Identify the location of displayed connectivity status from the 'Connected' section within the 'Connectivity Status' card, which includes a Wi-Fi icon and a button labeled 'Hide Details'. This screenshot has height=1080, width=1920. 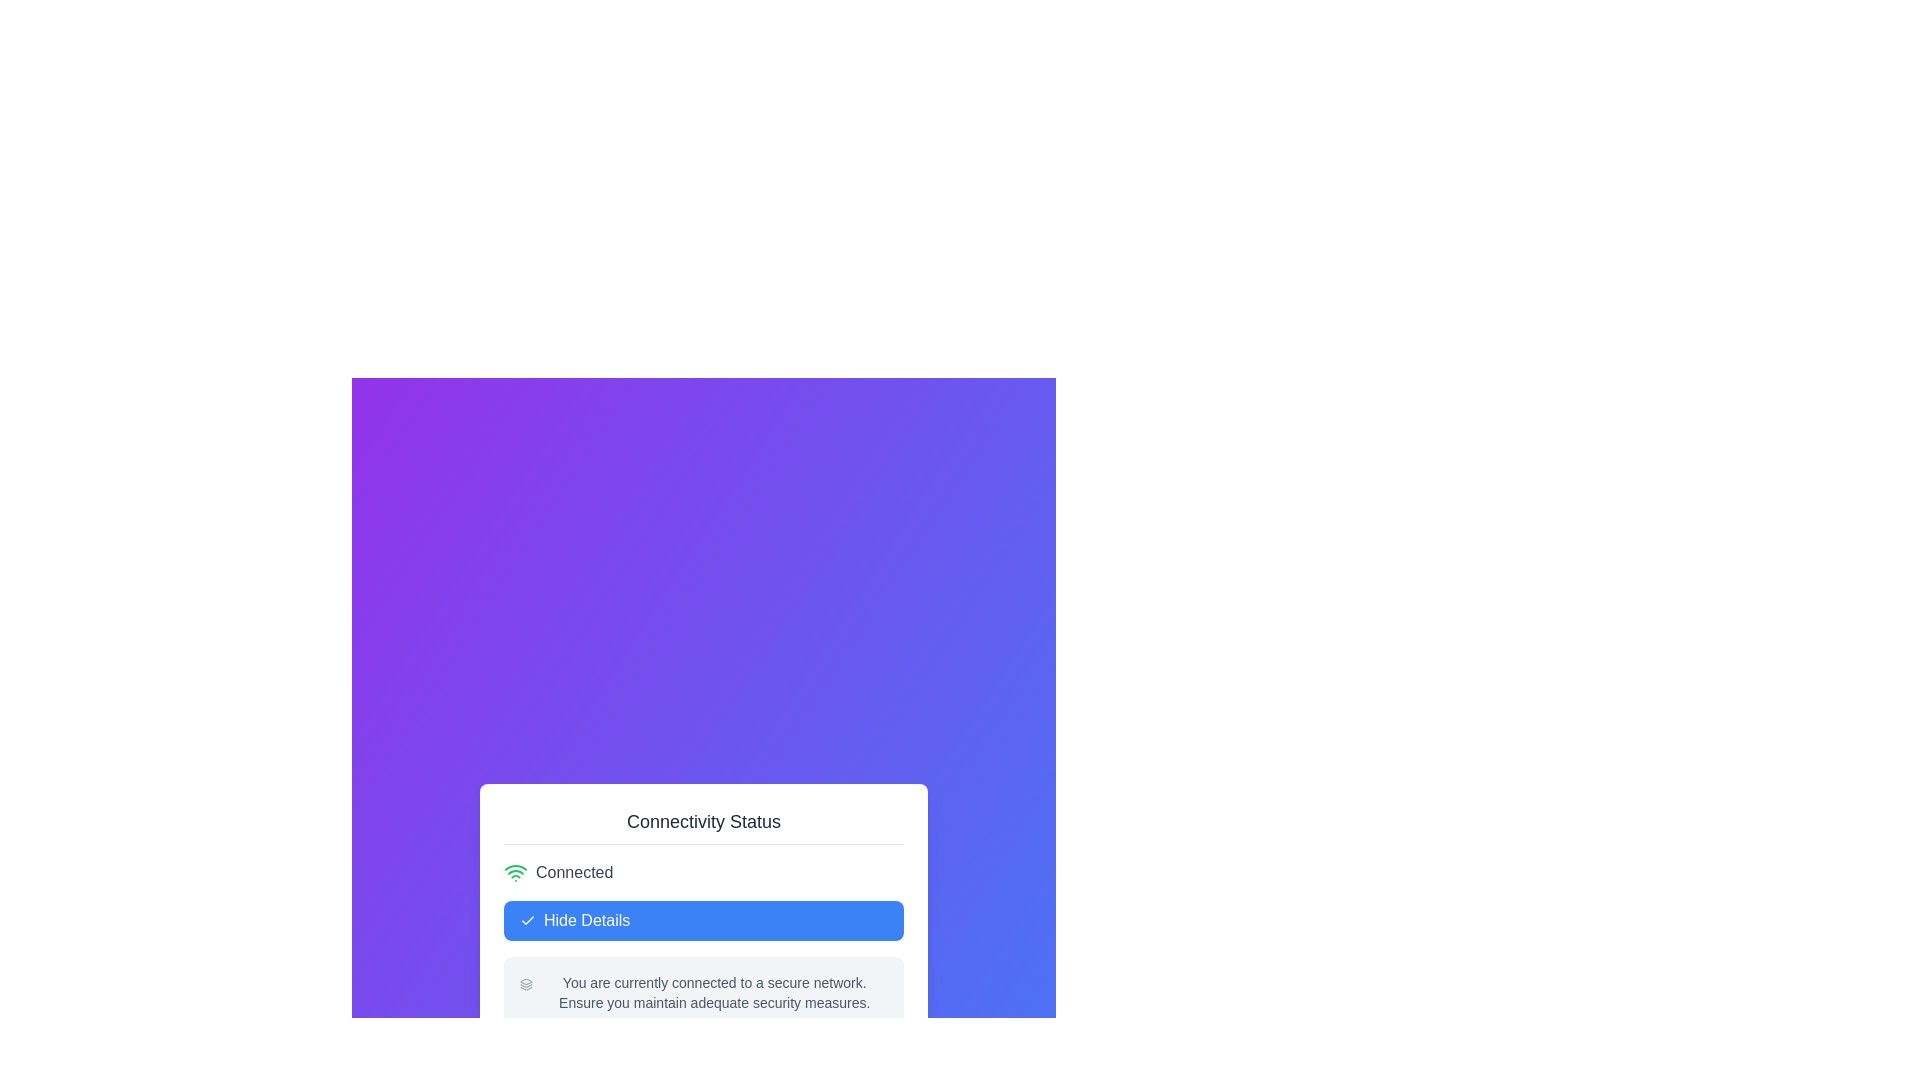
(704, 944).